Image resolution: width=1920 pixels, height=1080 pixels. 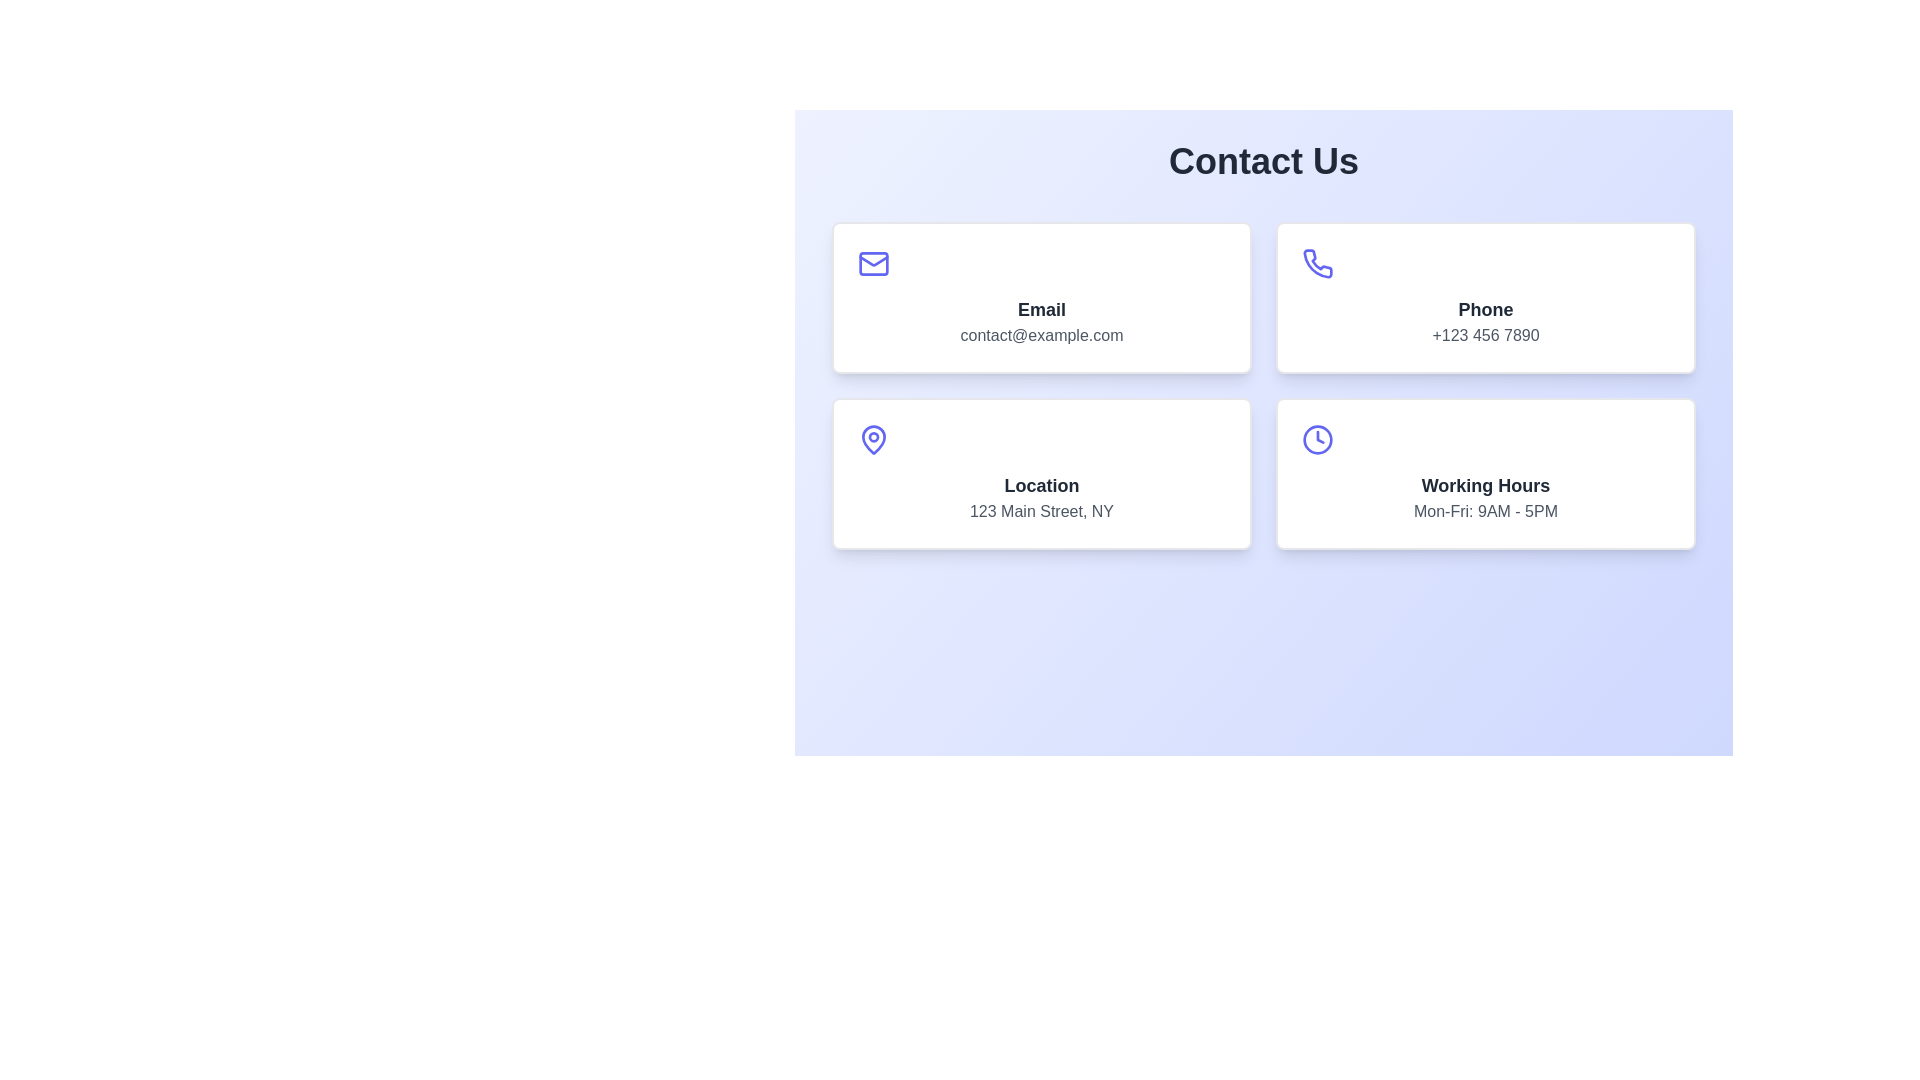 I want to click on the static text label providing information about operational hours, located in the bottom-right corner of the layout underneath the 'Working Hours' title, so click(x=1486, y=511).